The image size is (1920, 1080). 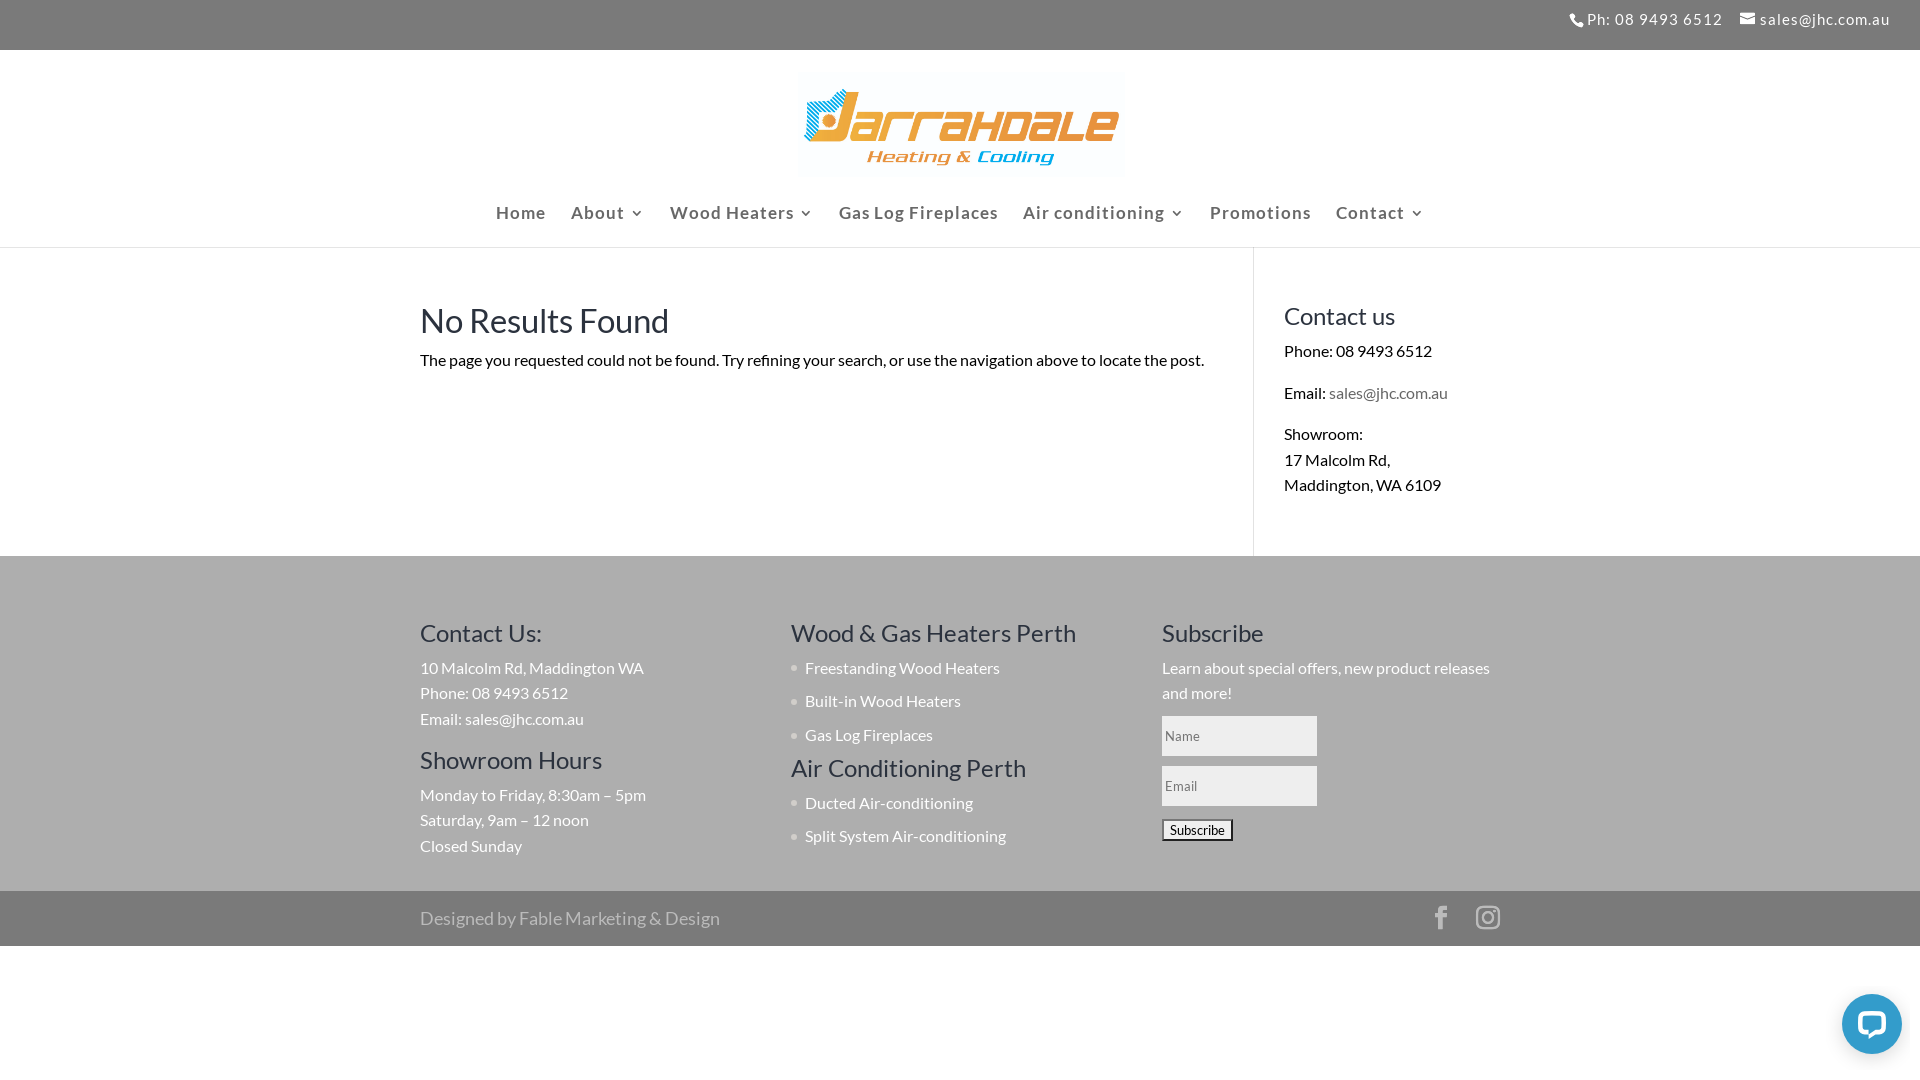 I want to click on 'Wood Heaters', so click(x=741, y=225).